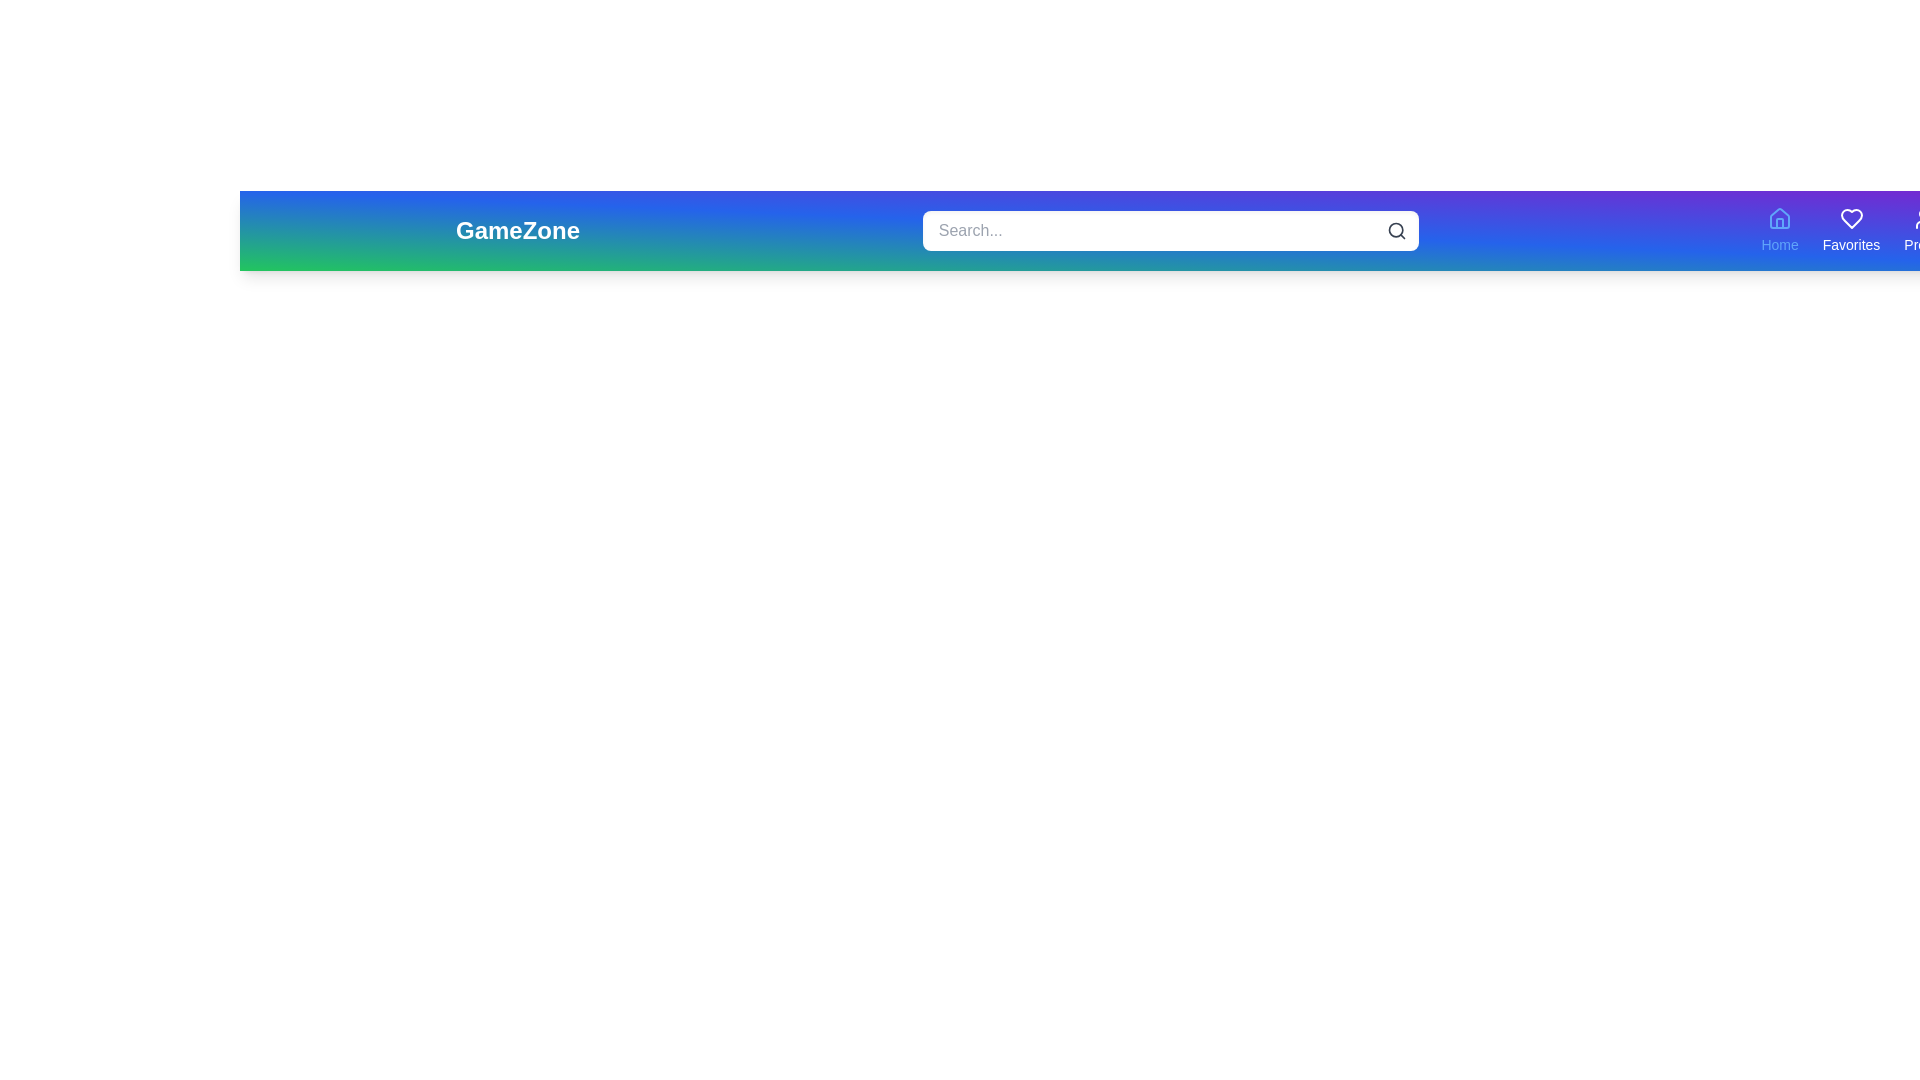 The height and width of the screenshot is (1080, 1920). I want to click on the 'Favorites' navigation button, so click(1850, 230).